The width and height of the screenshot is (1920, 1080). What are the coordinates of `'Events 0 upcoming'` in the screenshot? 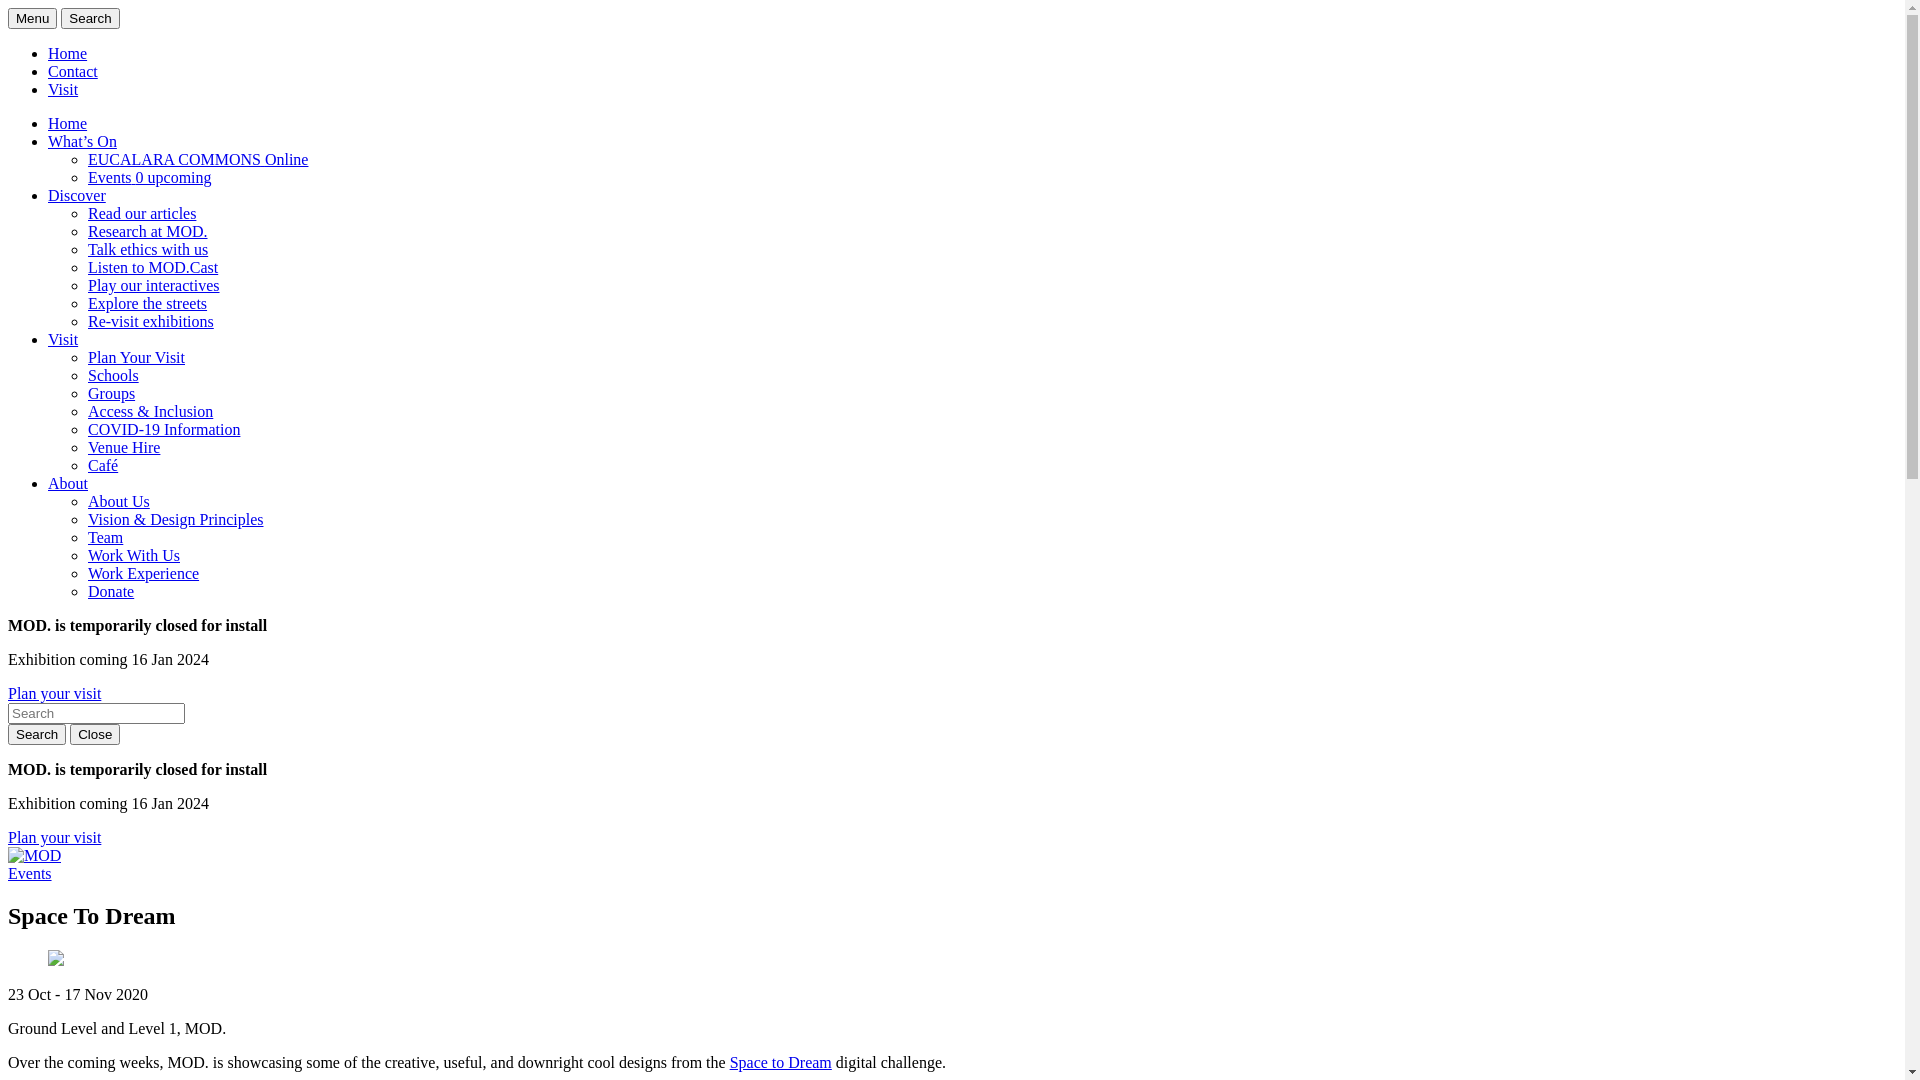 It's located at (148, 176).